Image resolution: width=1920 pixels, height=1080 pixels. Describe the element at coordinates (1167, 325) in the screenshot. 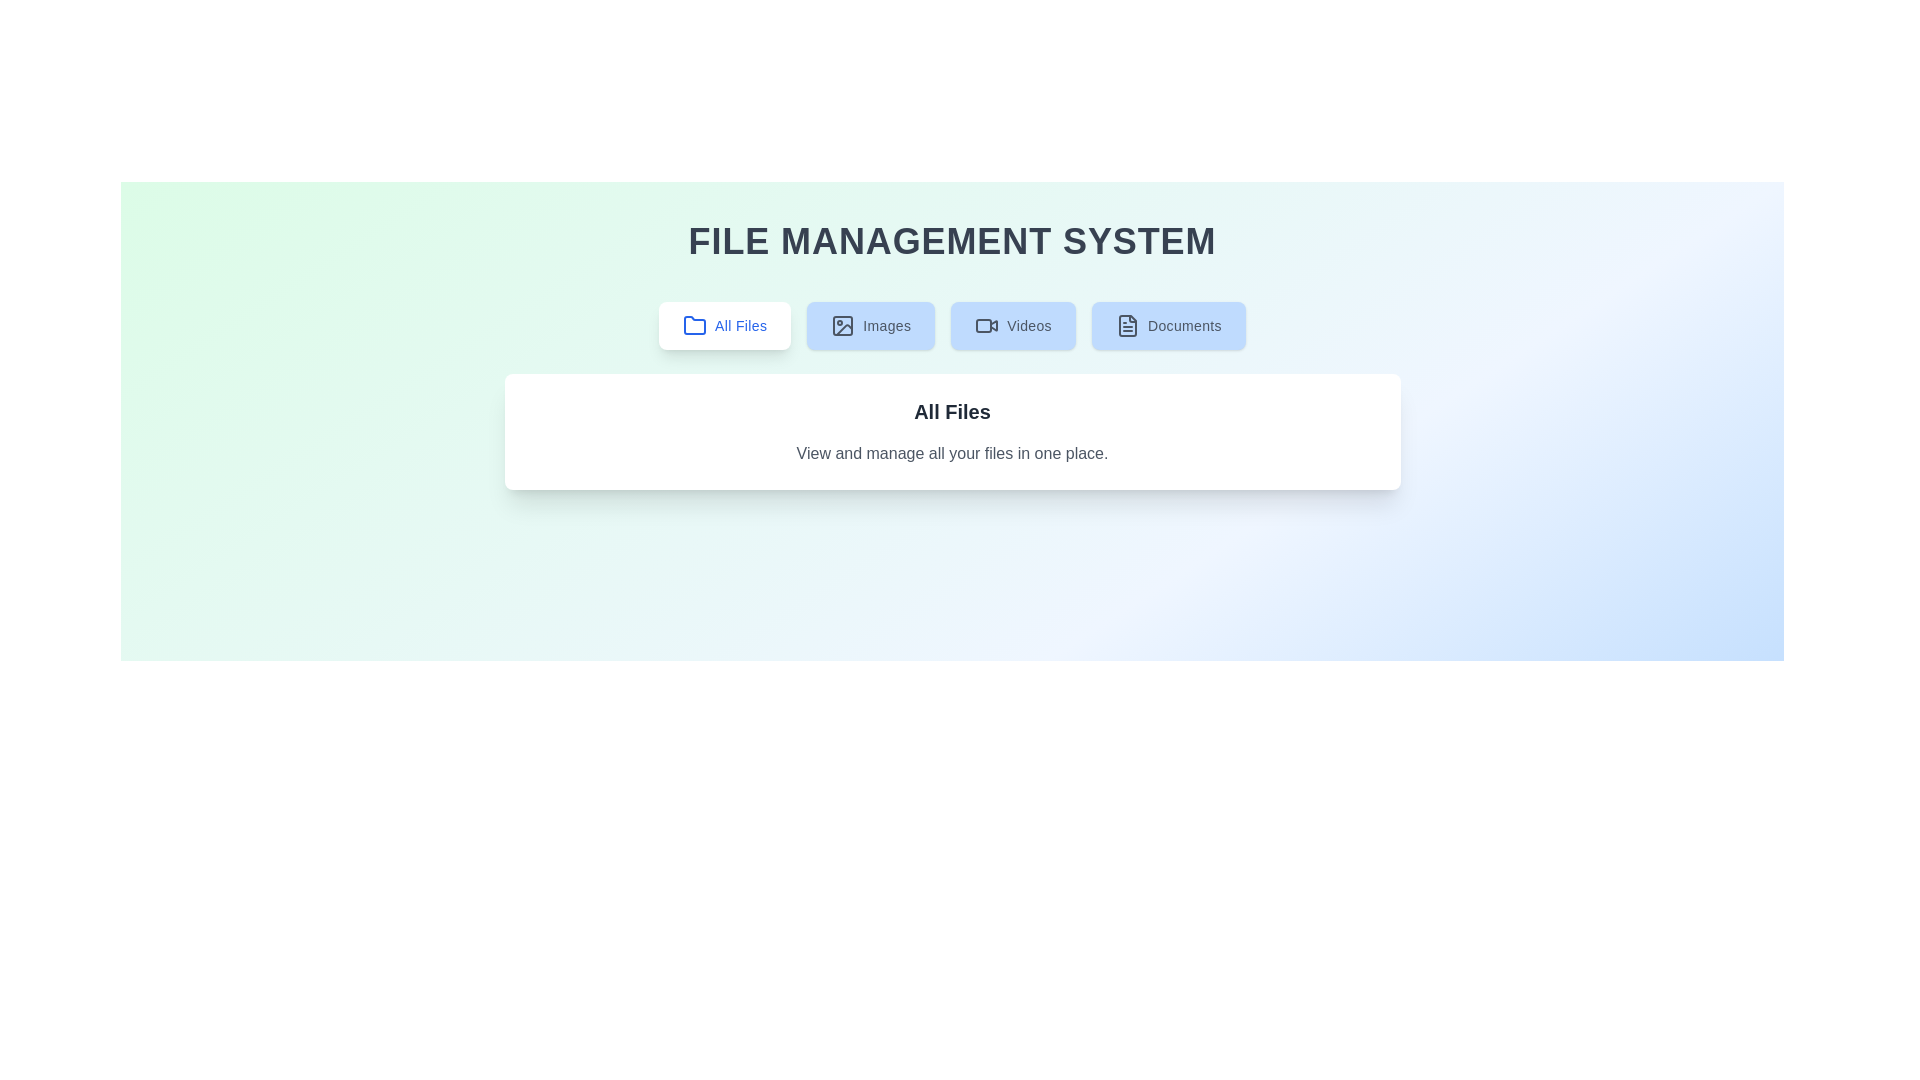

I see `the Documents tab to view the corresponding file category` at that location.